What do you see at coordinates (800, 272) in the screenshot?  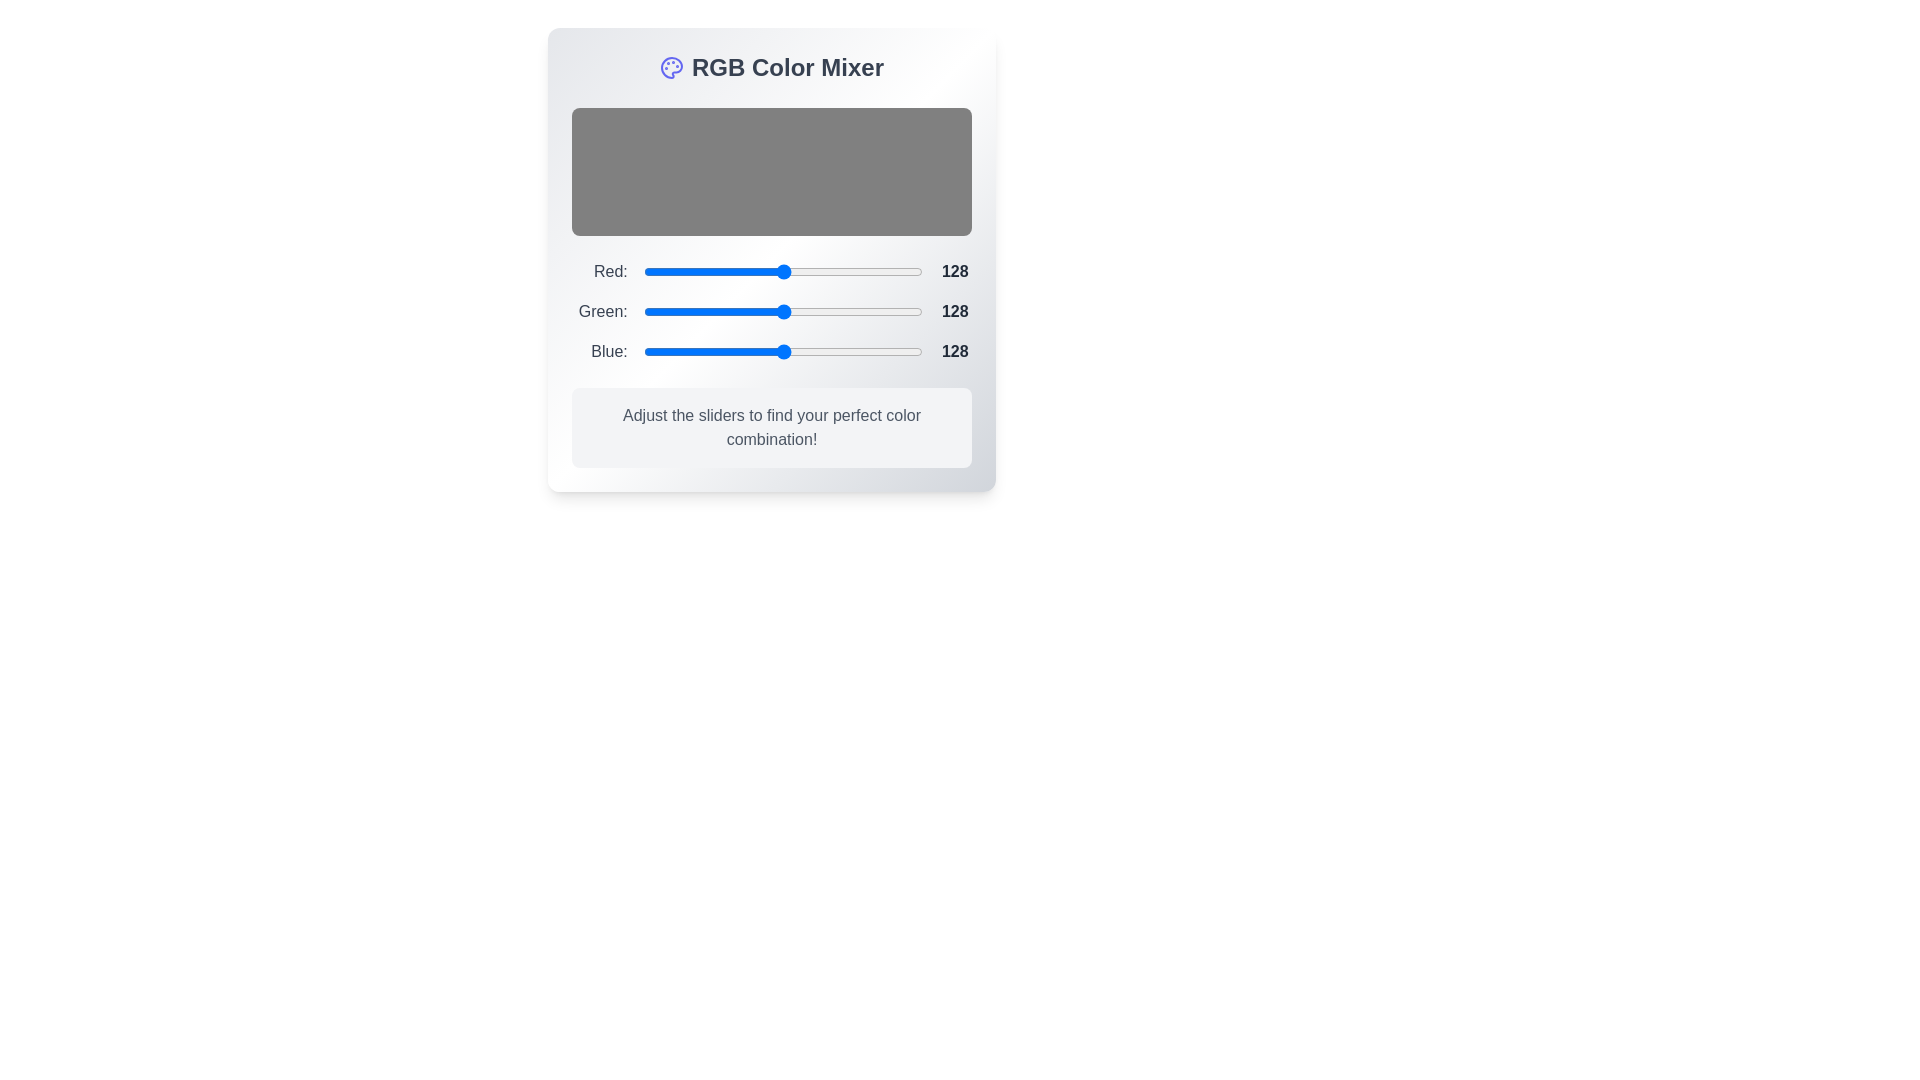 I see `the 0 slider to a value of 31` at bounding box center [800, 272].